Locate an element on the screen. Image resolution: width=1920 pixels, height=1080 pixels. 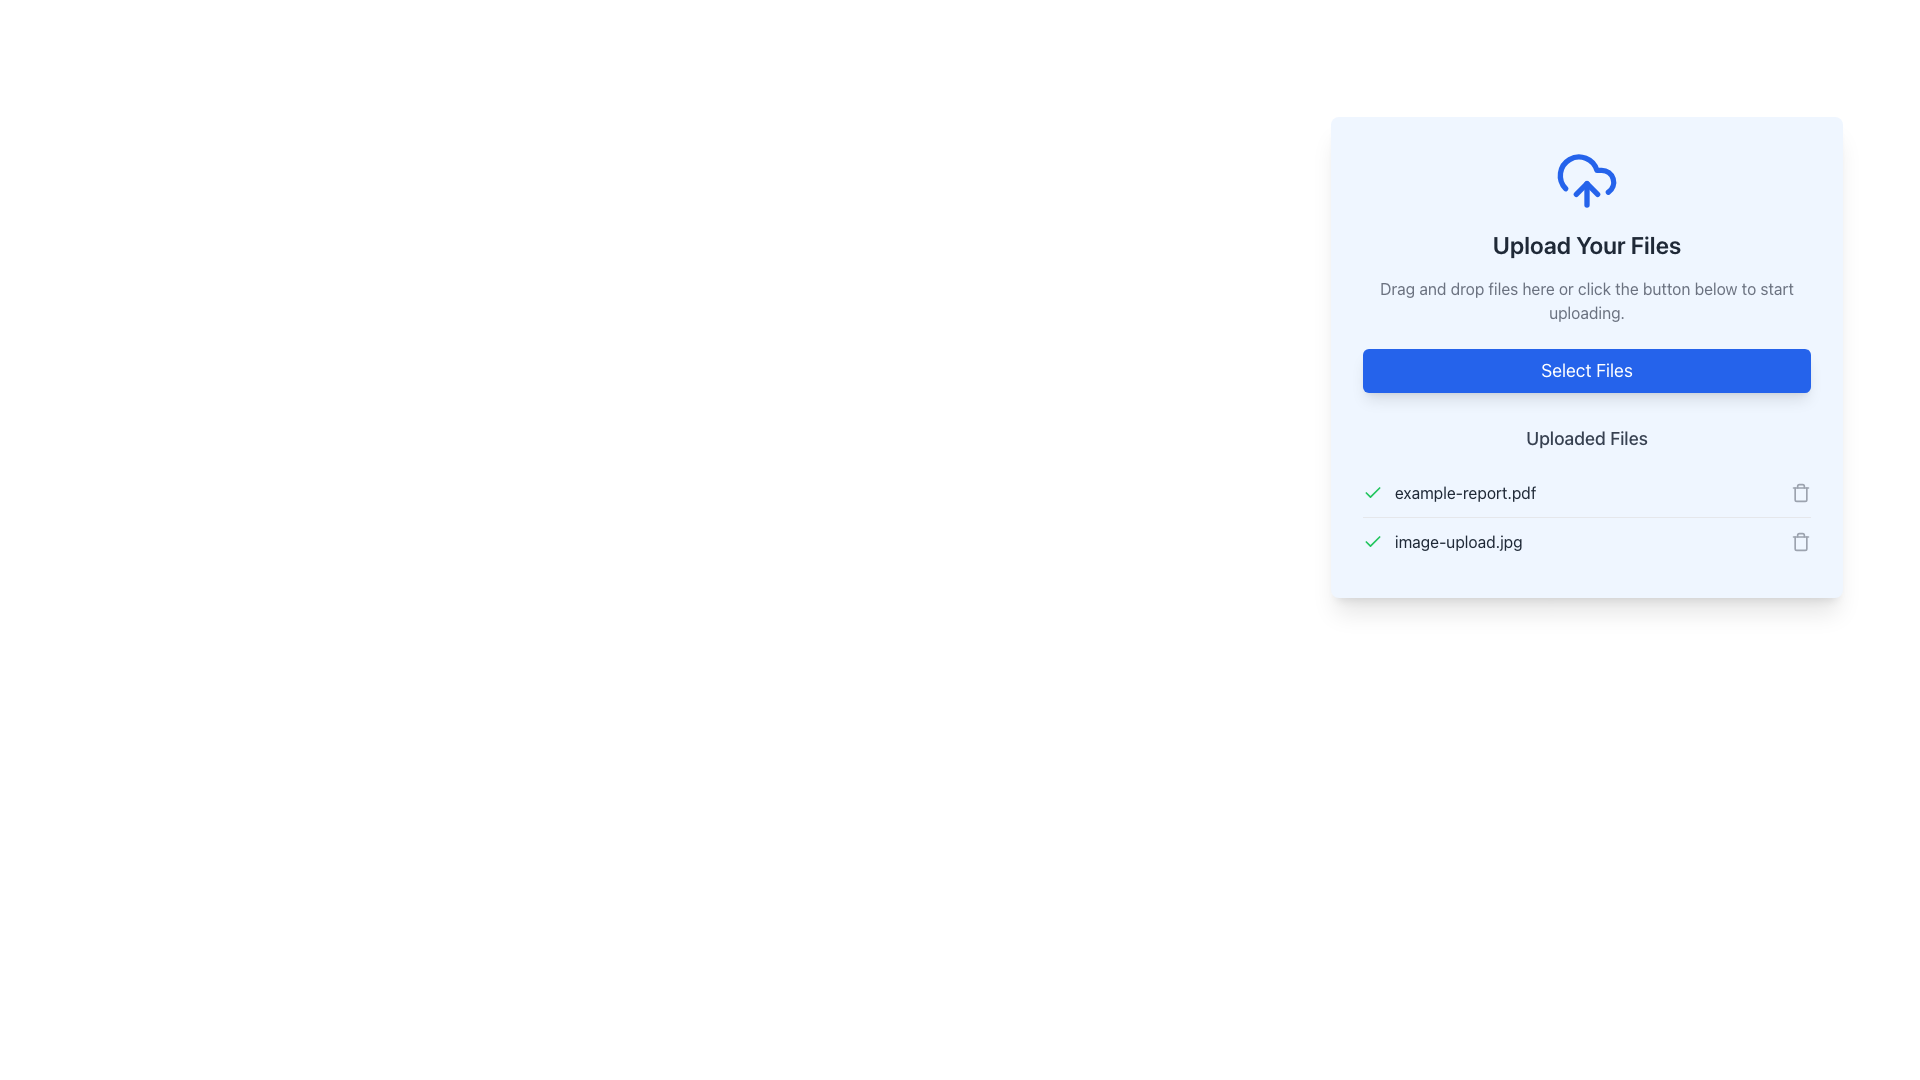
on the text label 'example-report.pdf' located in the uploaded files section, next is located at coordinates (1449, 493).